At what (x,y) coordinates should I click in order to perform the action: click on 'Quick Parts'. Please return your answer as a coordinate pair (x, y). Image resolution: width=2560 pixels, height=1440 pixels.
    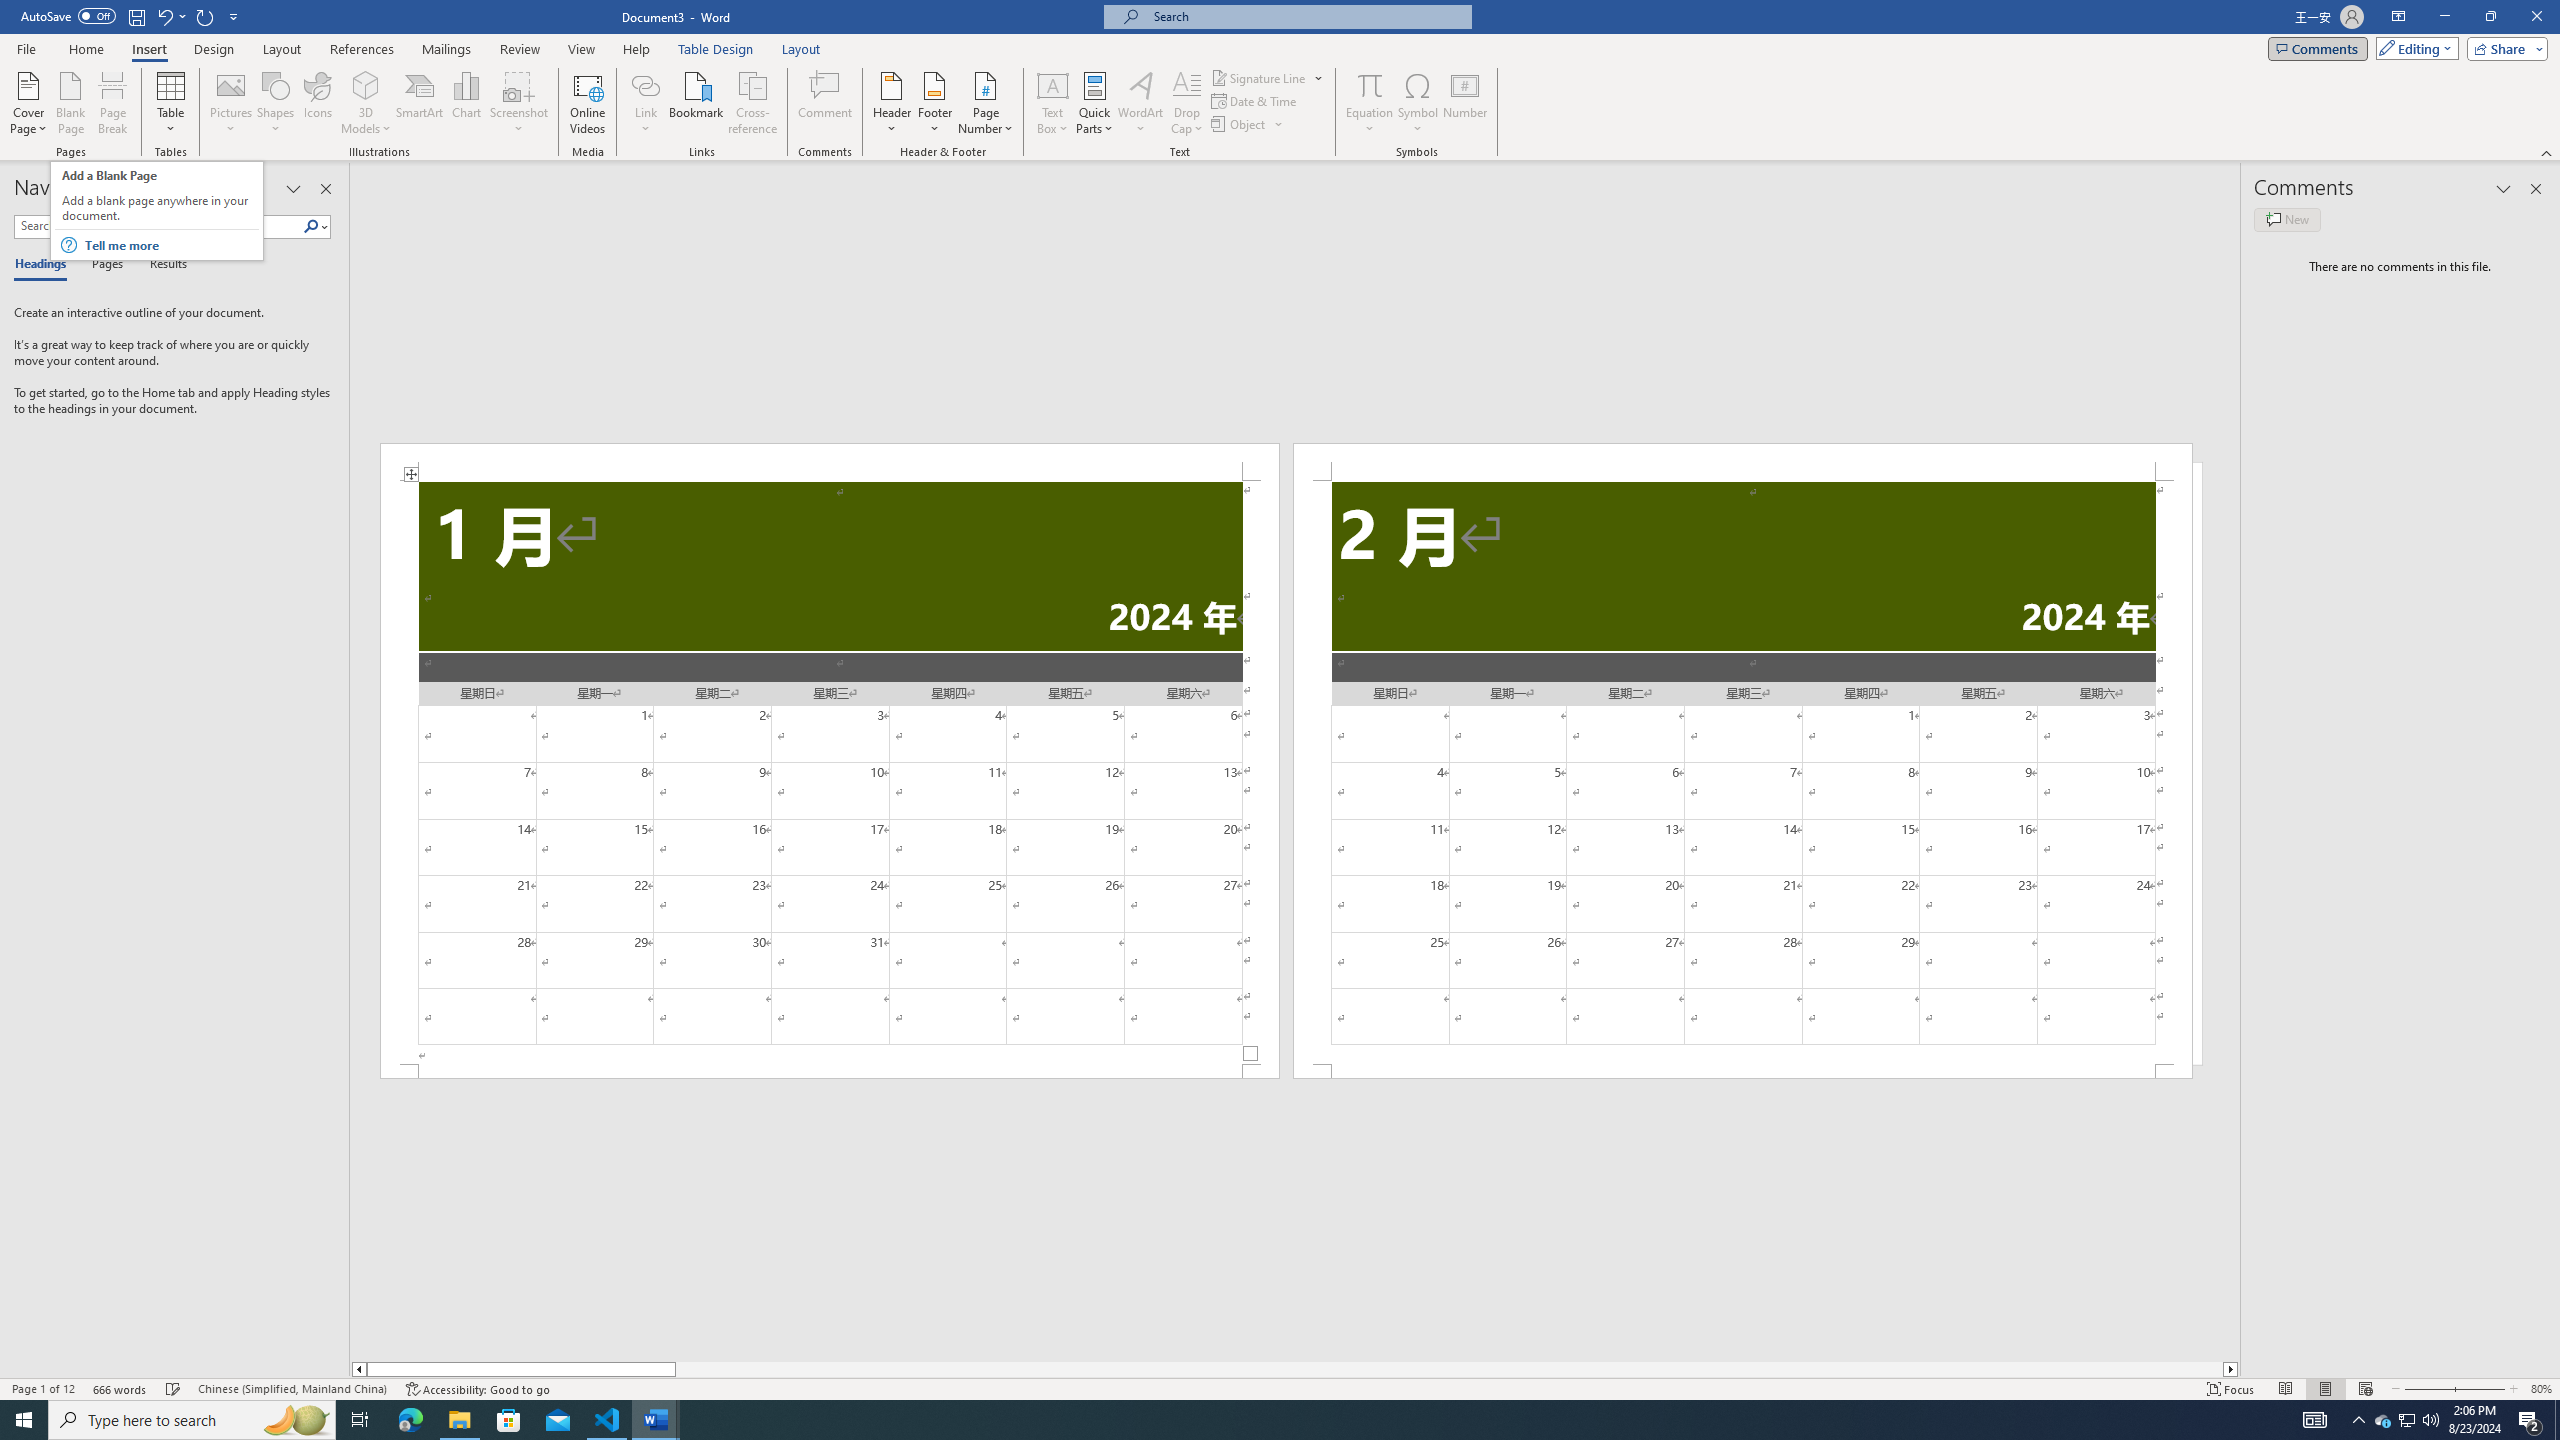
    Looking at the image, I should click on (1094, 103).